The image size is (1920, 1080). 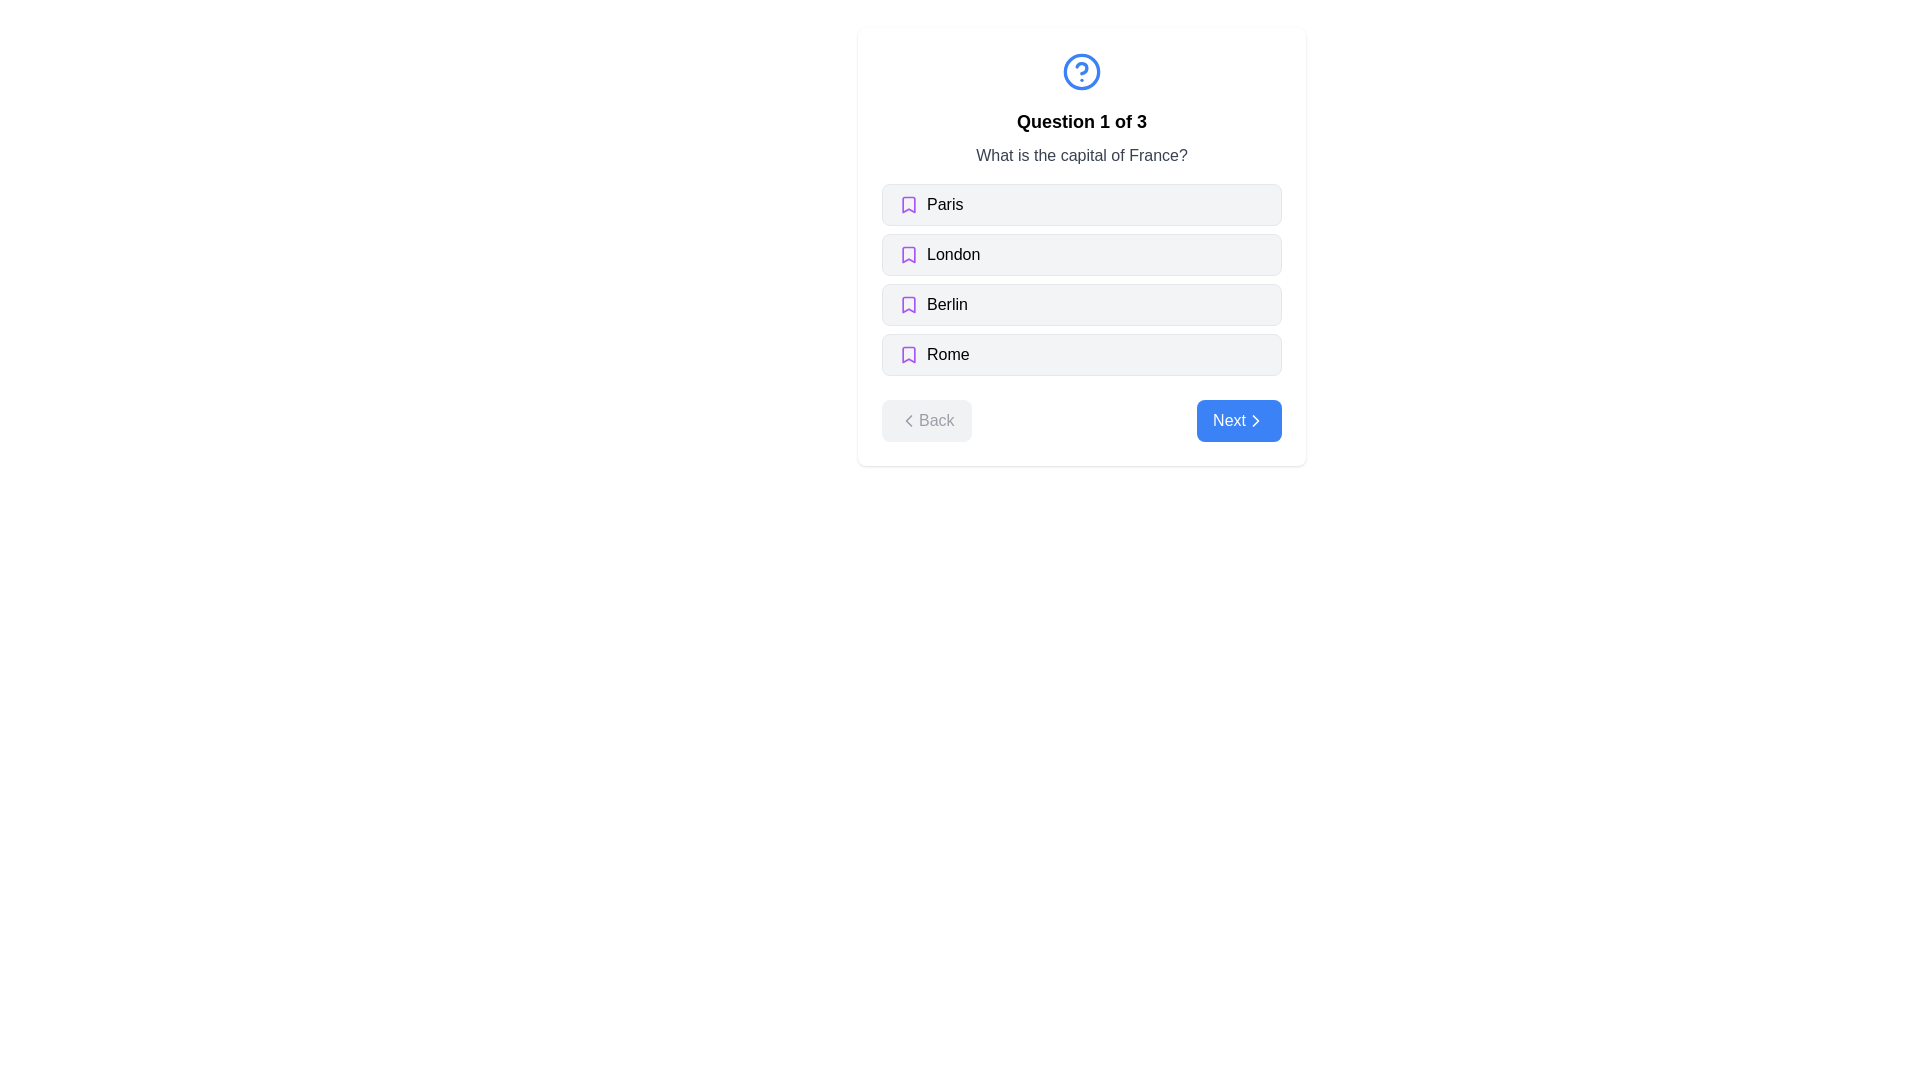 I want to click on the second option button in the multiple-choice question interface, so click(x=1080, y=253).